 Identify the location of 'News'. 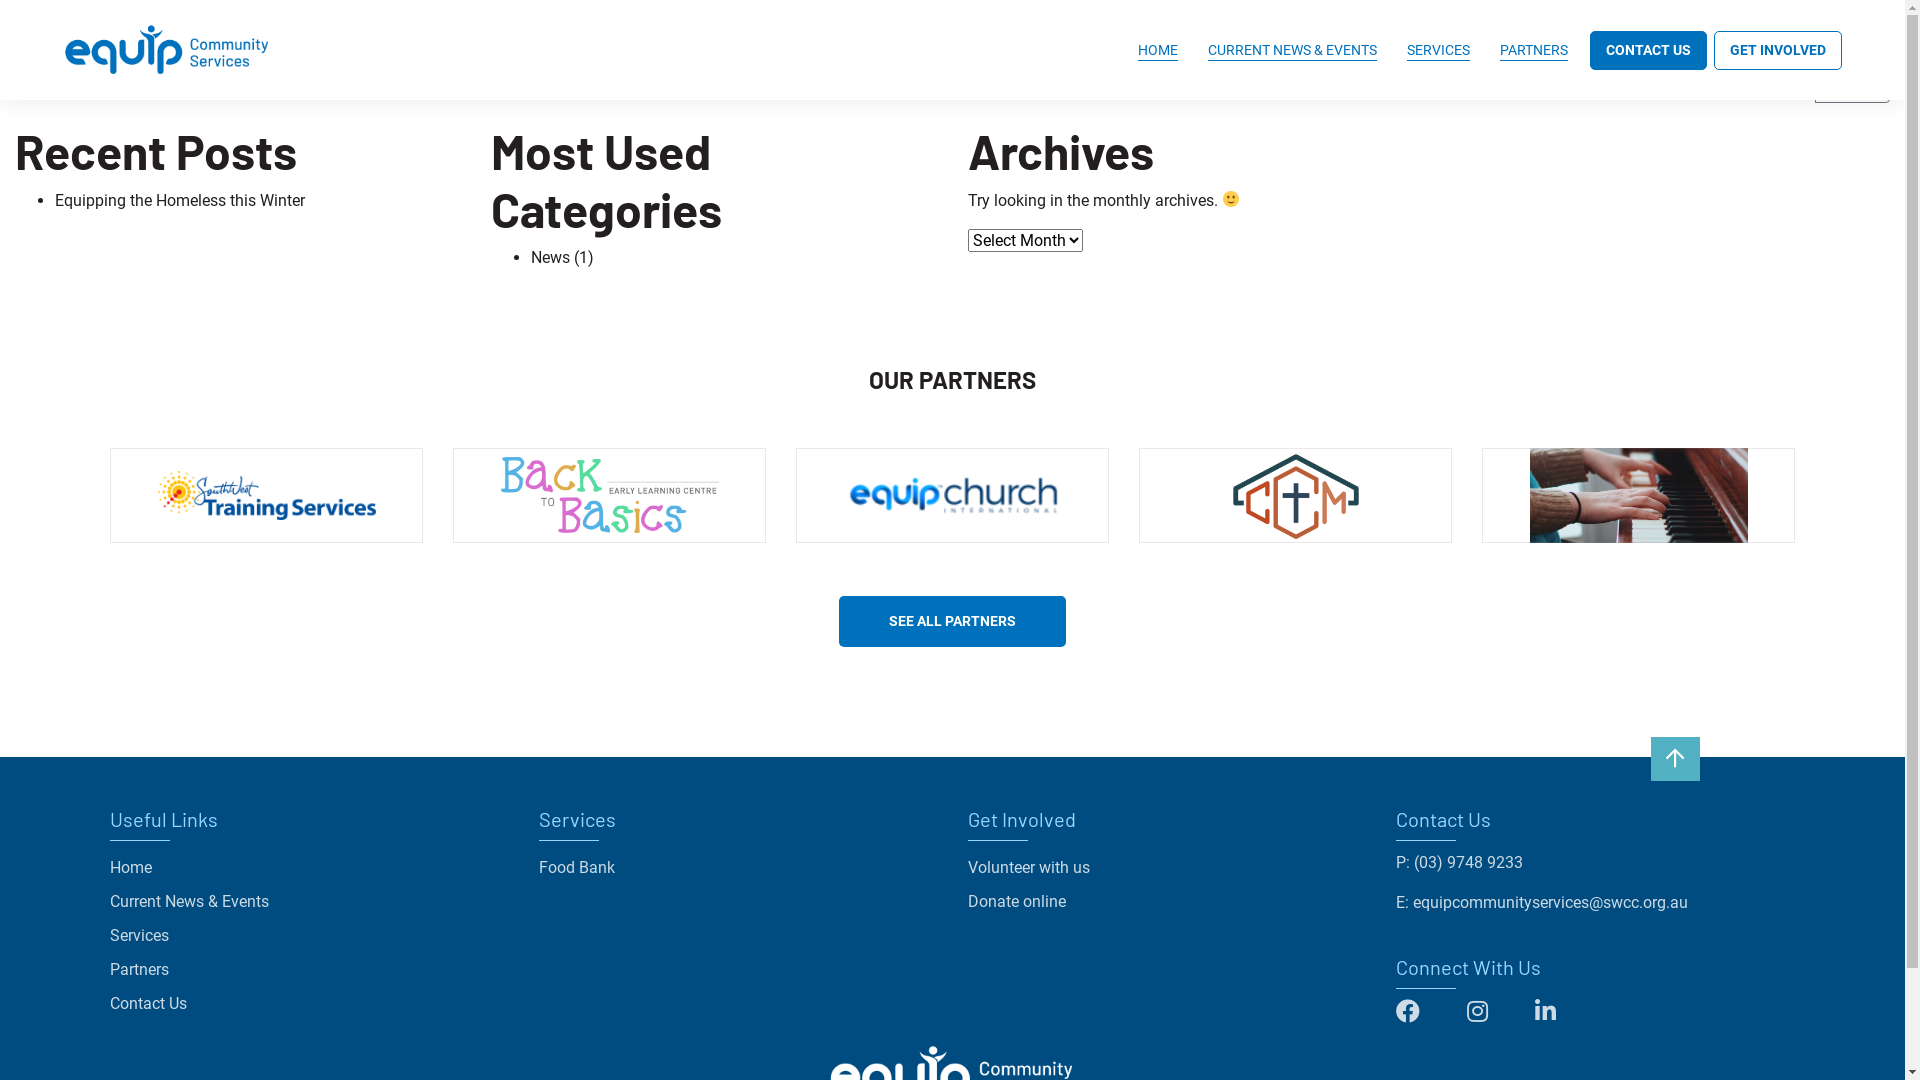
(531, 257).